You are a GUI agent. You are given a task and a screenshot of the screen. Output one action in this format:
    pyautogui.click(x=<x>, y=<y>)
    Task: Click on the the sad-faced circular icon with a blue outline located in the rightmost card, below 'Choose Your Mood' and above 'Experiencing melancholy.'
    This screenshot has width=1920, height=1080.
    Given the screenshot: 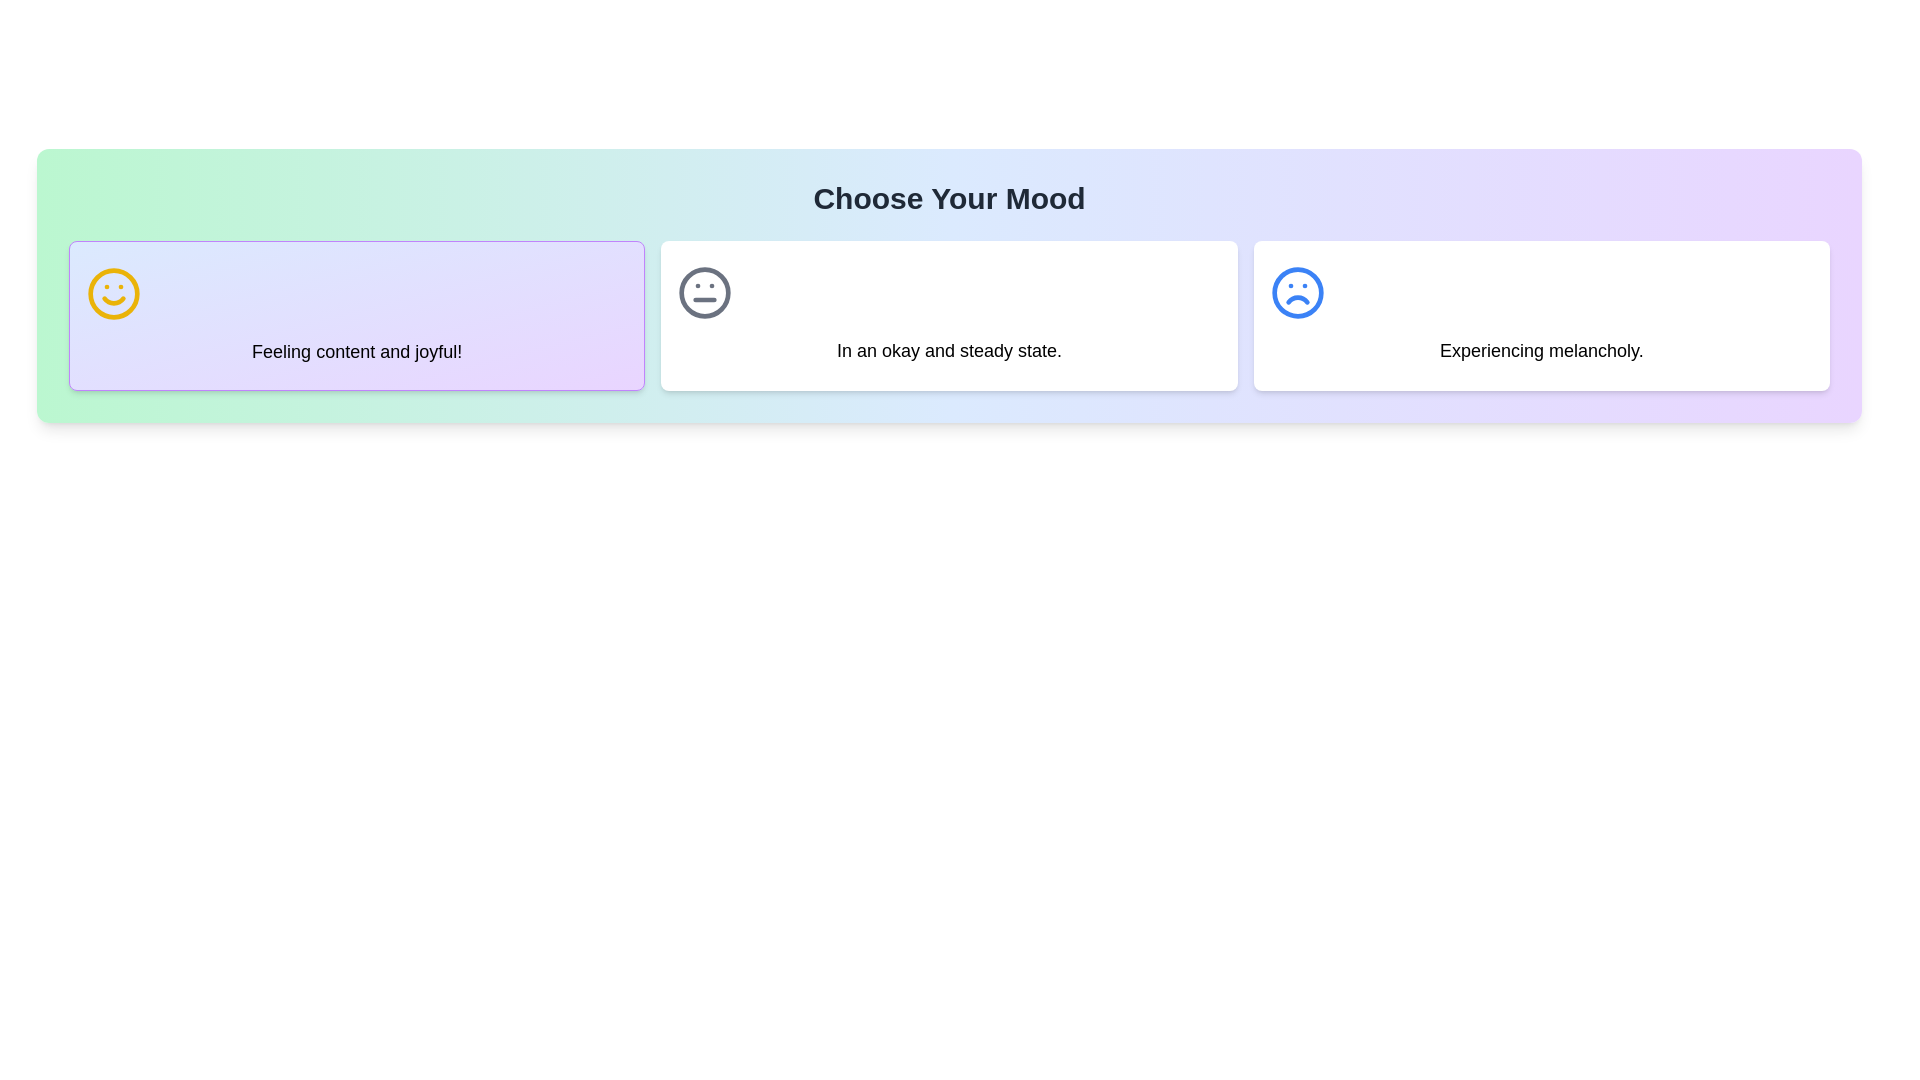 What is the action you would take?
    pyautogui.click(x=1297, y=293)
    